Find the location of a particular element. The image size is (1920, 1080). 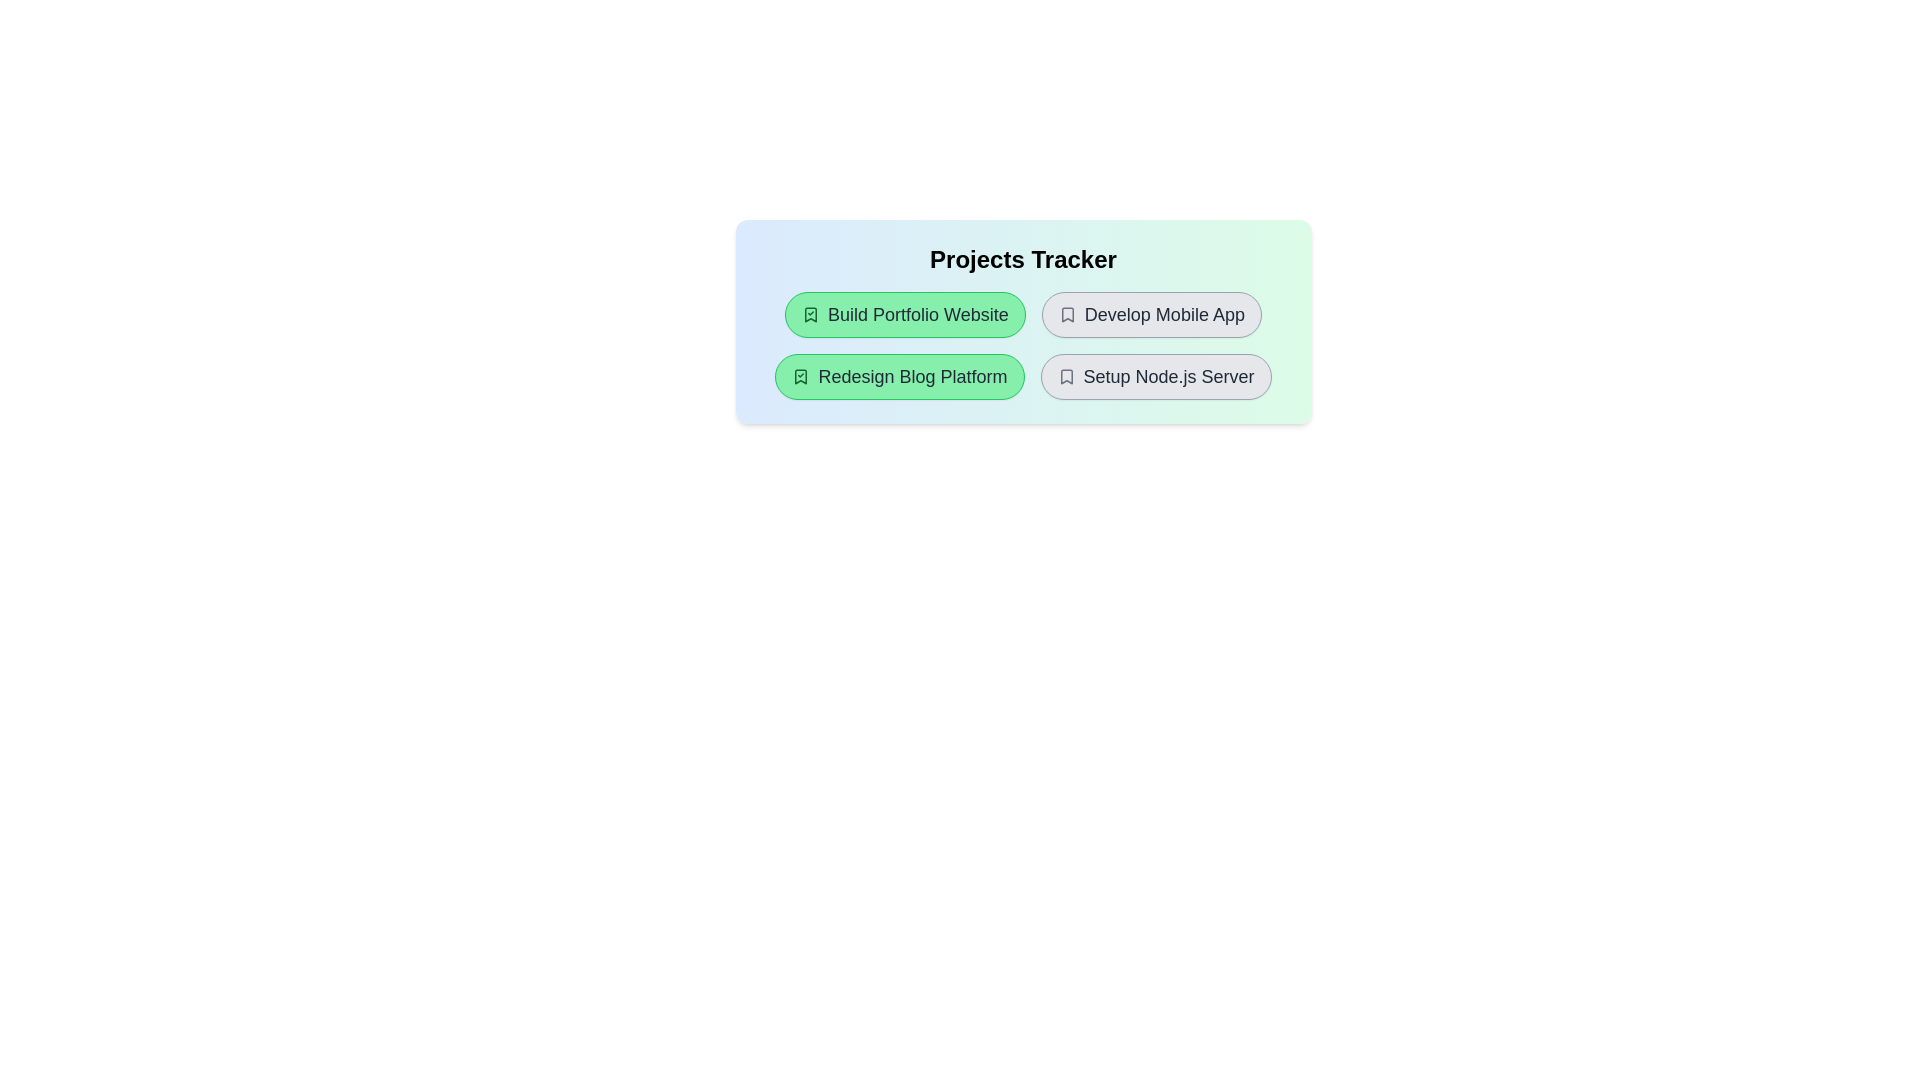

the project item Develop Mobile App to toggle its completion state is located at coordinates (1151, 315).